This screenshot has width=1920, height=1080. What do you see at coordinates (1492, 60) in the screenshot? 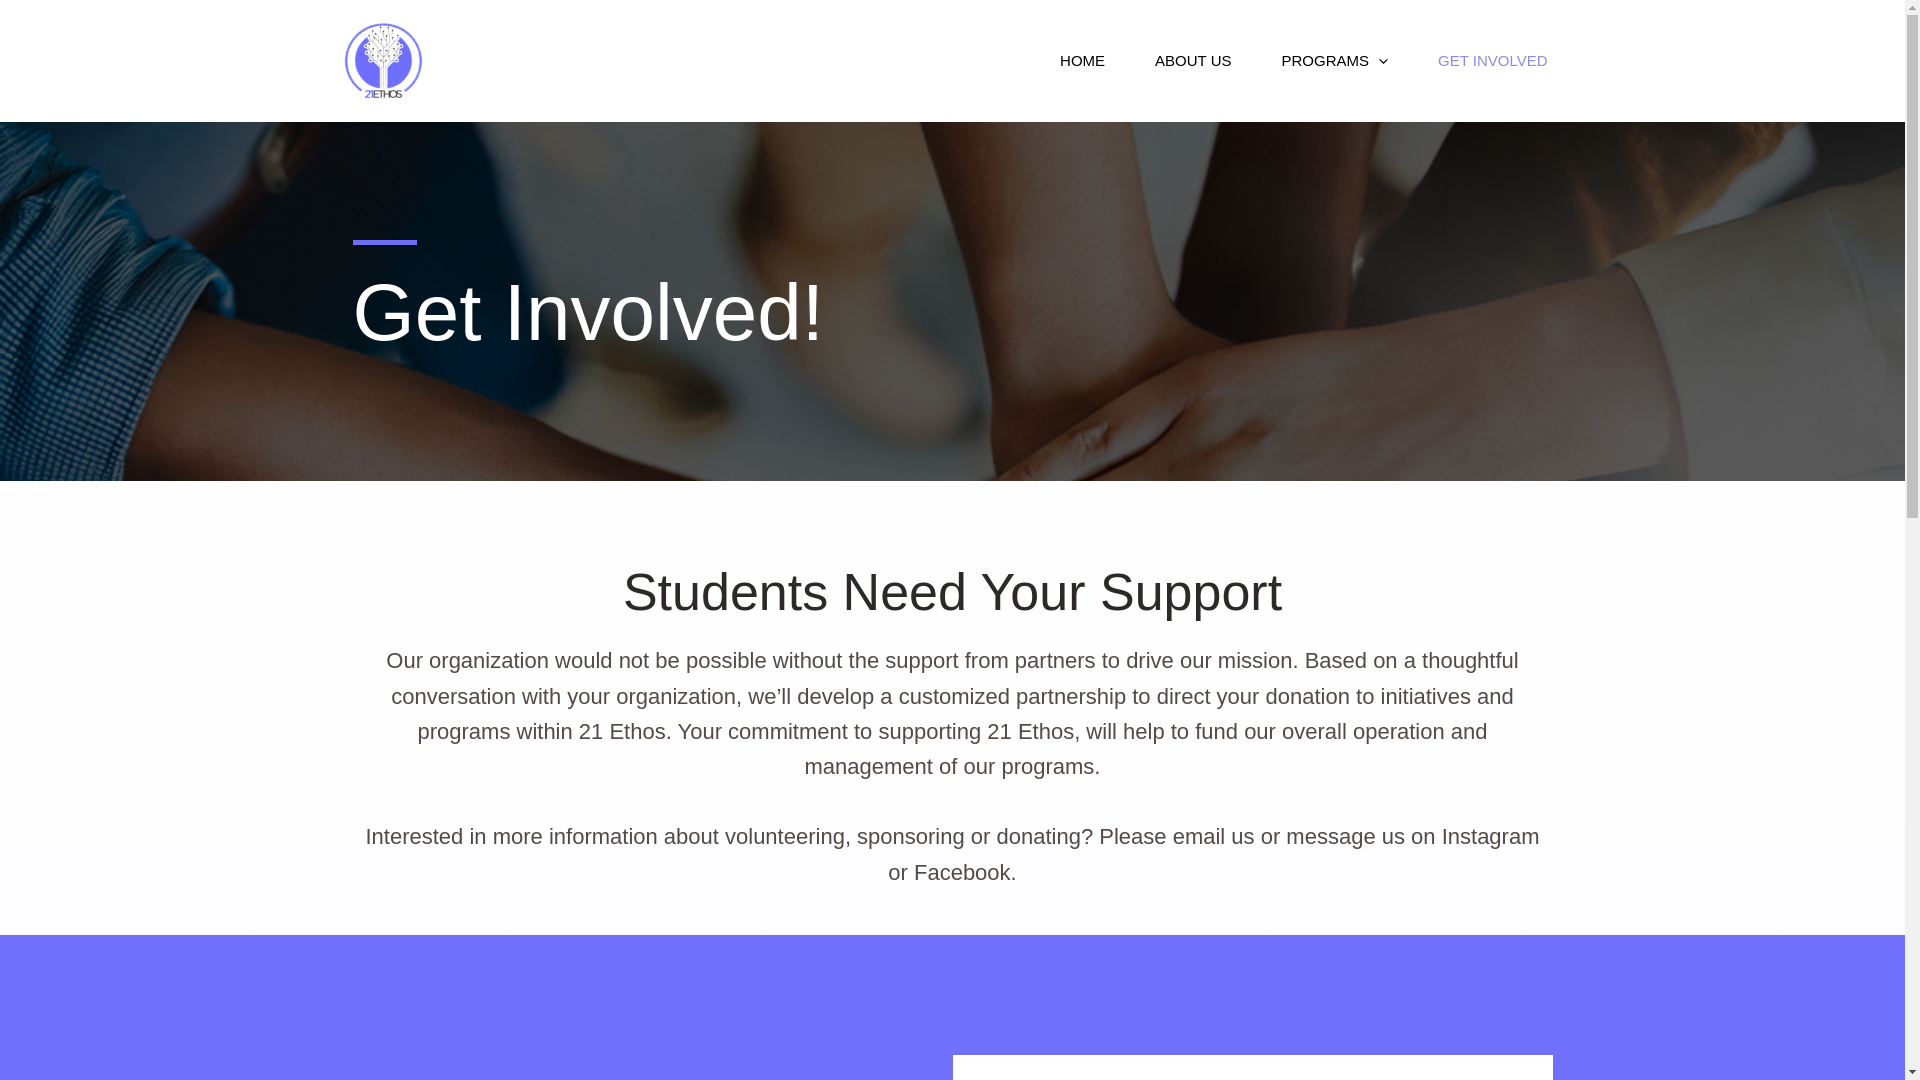
I see `'GET INVOLVED'` at bounding box center [1492, 60].